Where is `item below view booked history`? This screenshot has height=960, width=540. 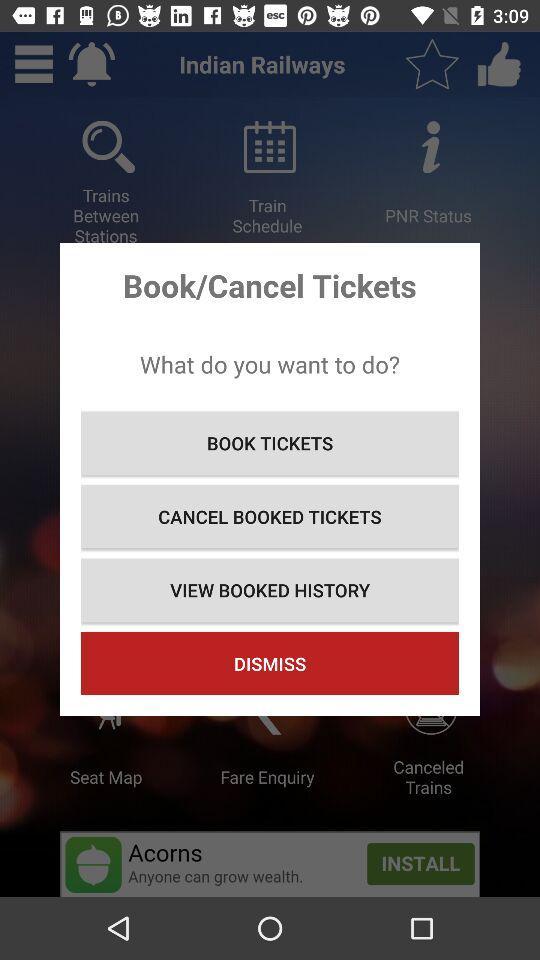 item below view booked history is located at coordinates (270, 663).